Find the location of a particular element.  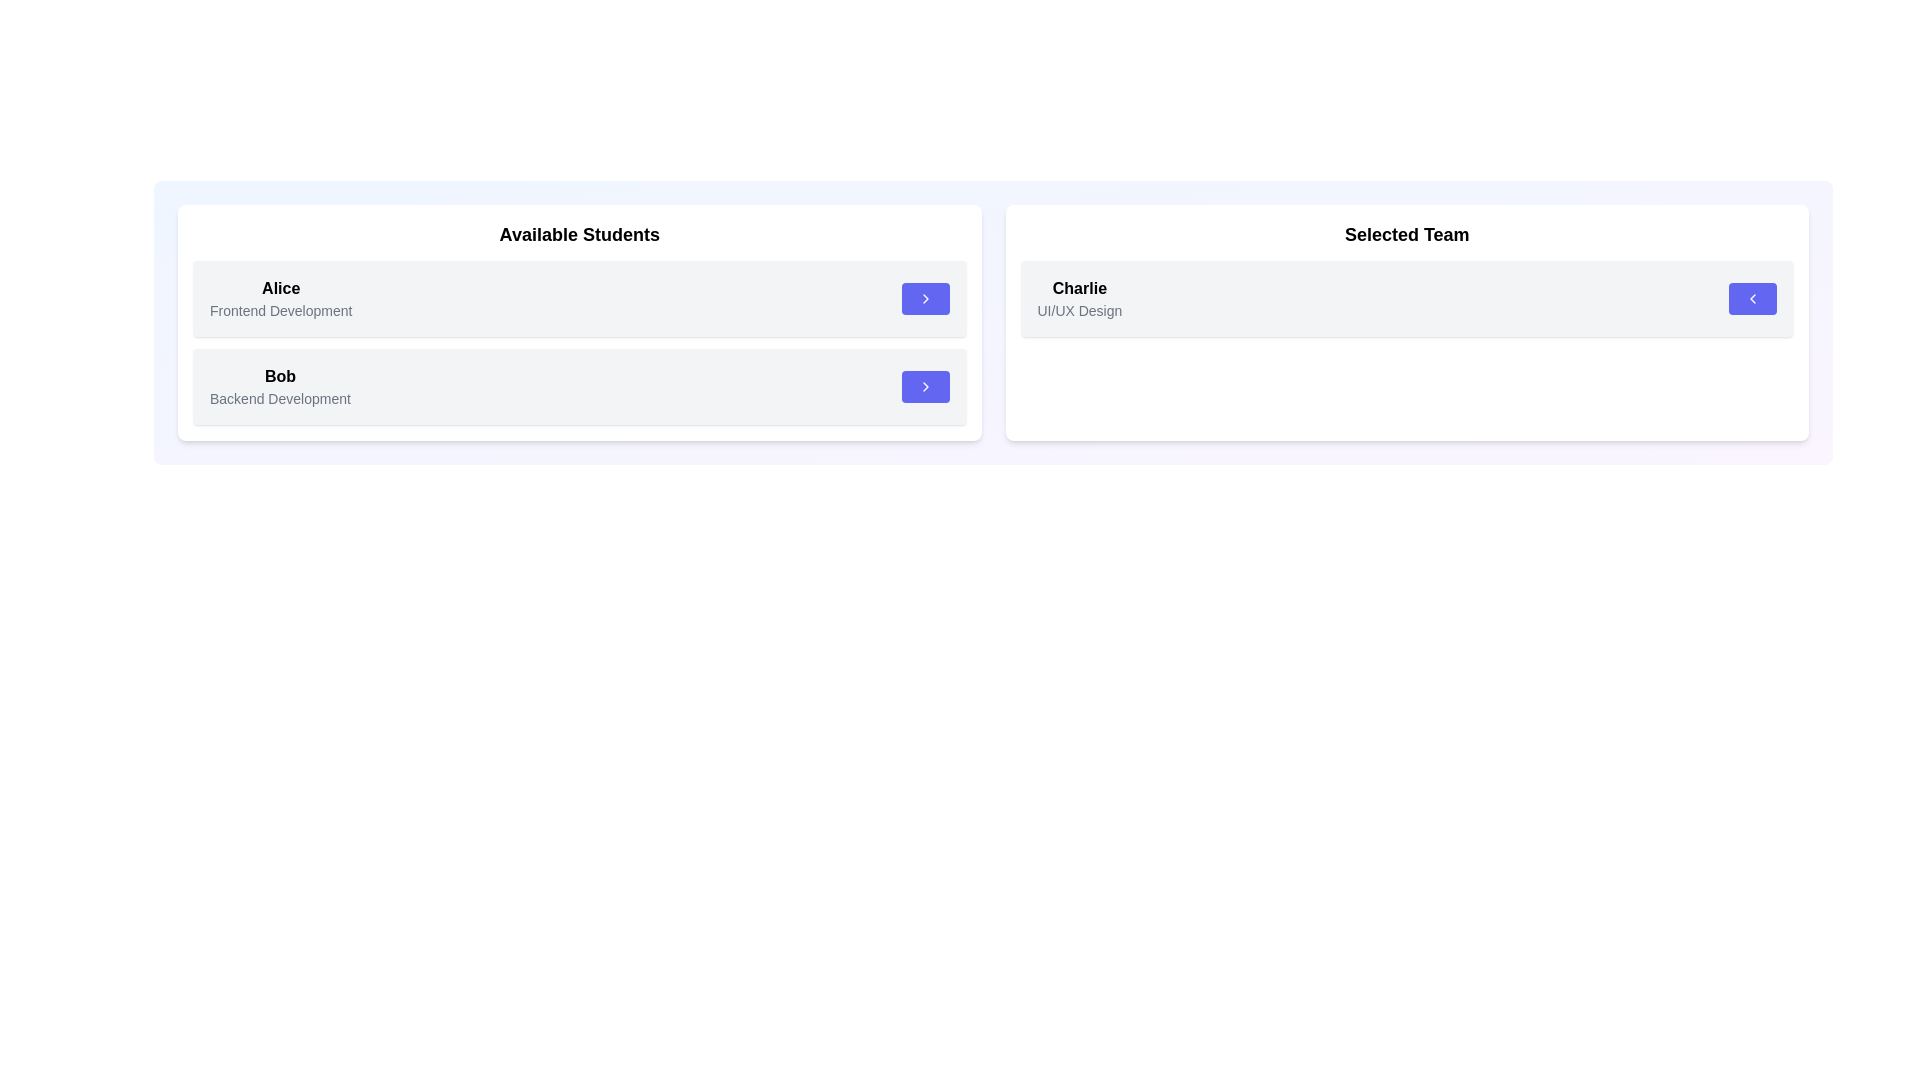

the category Available Students by applying a visual effect is located at coordinates (578, 234).